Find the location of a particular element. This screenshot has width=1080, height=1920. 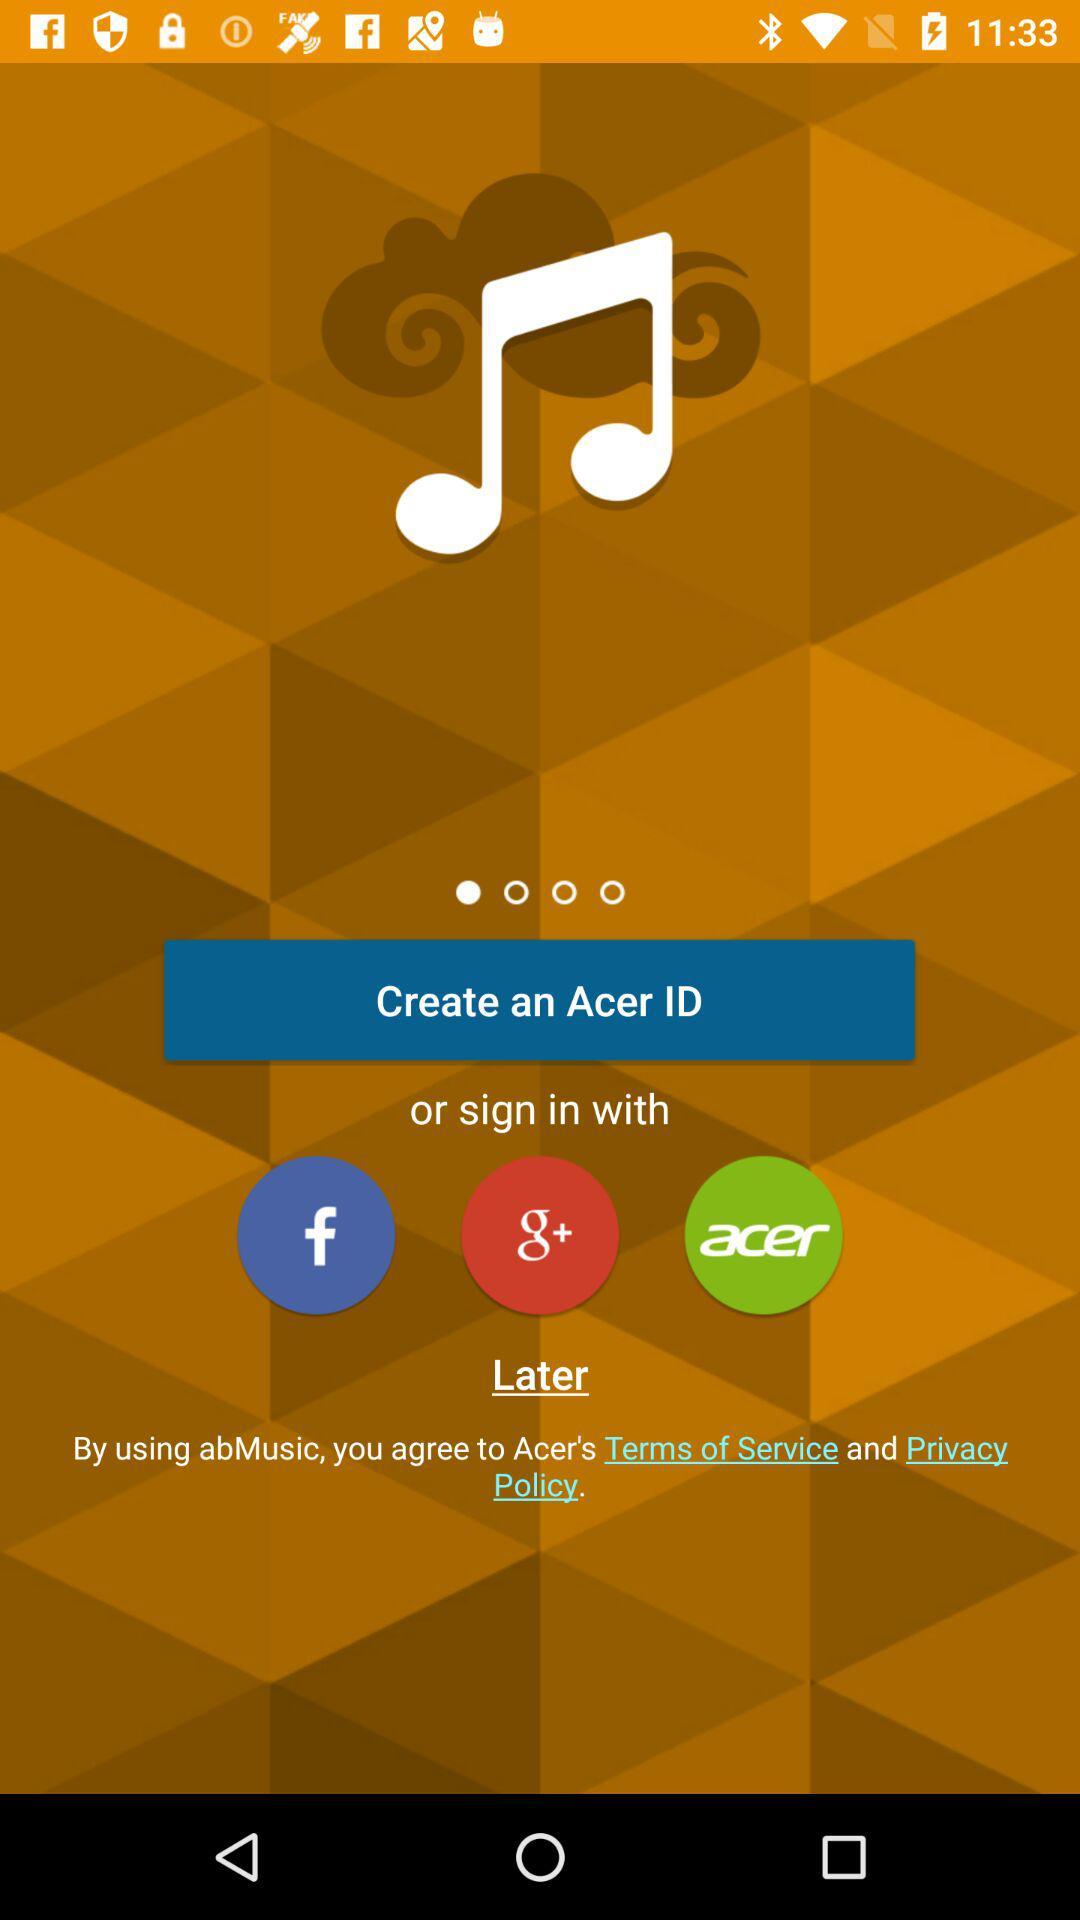

google button is located at coordinates (540, 1234).